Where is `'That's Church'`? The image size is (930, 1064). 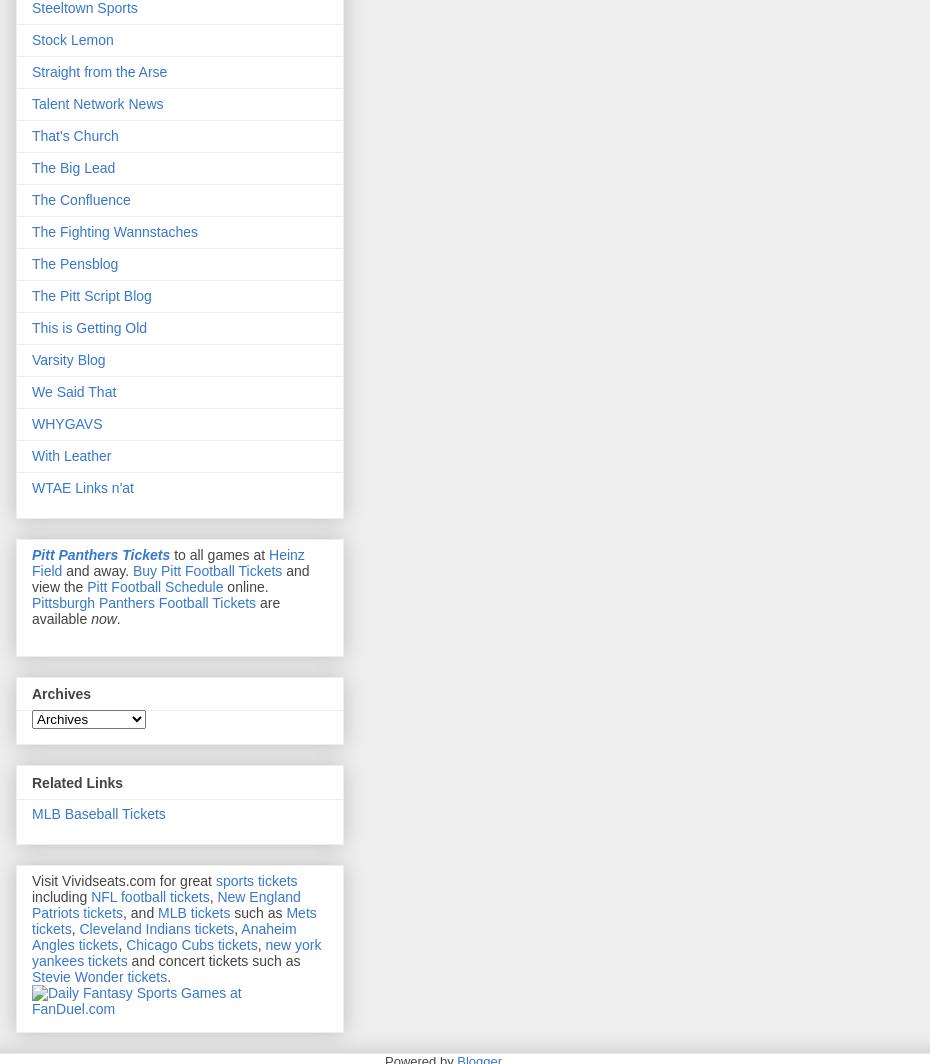
'That's Church' is located at coordinates (73, 135).